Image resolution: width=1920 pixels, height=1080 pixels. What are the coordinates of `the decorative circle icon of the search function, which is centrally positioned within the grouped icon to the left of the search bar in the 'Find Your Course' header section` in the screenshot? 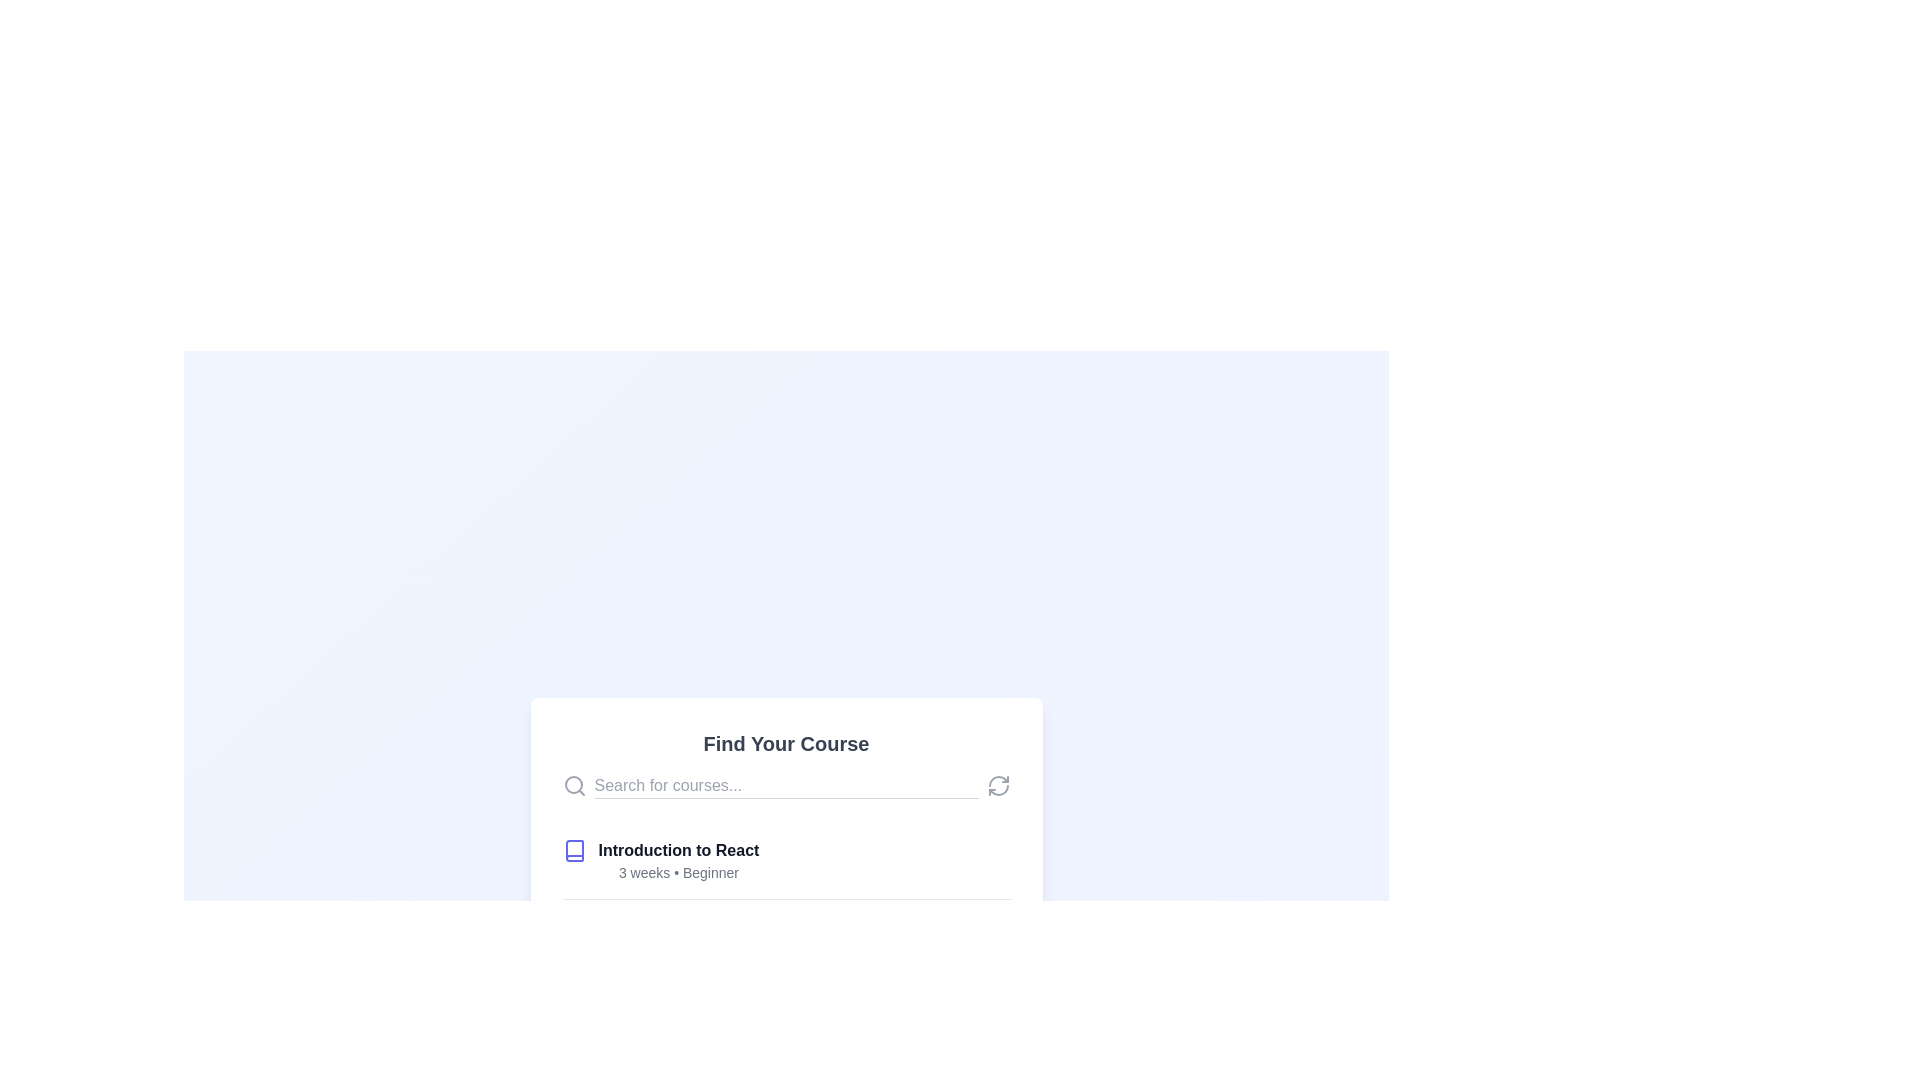 It's located at (572, 784).